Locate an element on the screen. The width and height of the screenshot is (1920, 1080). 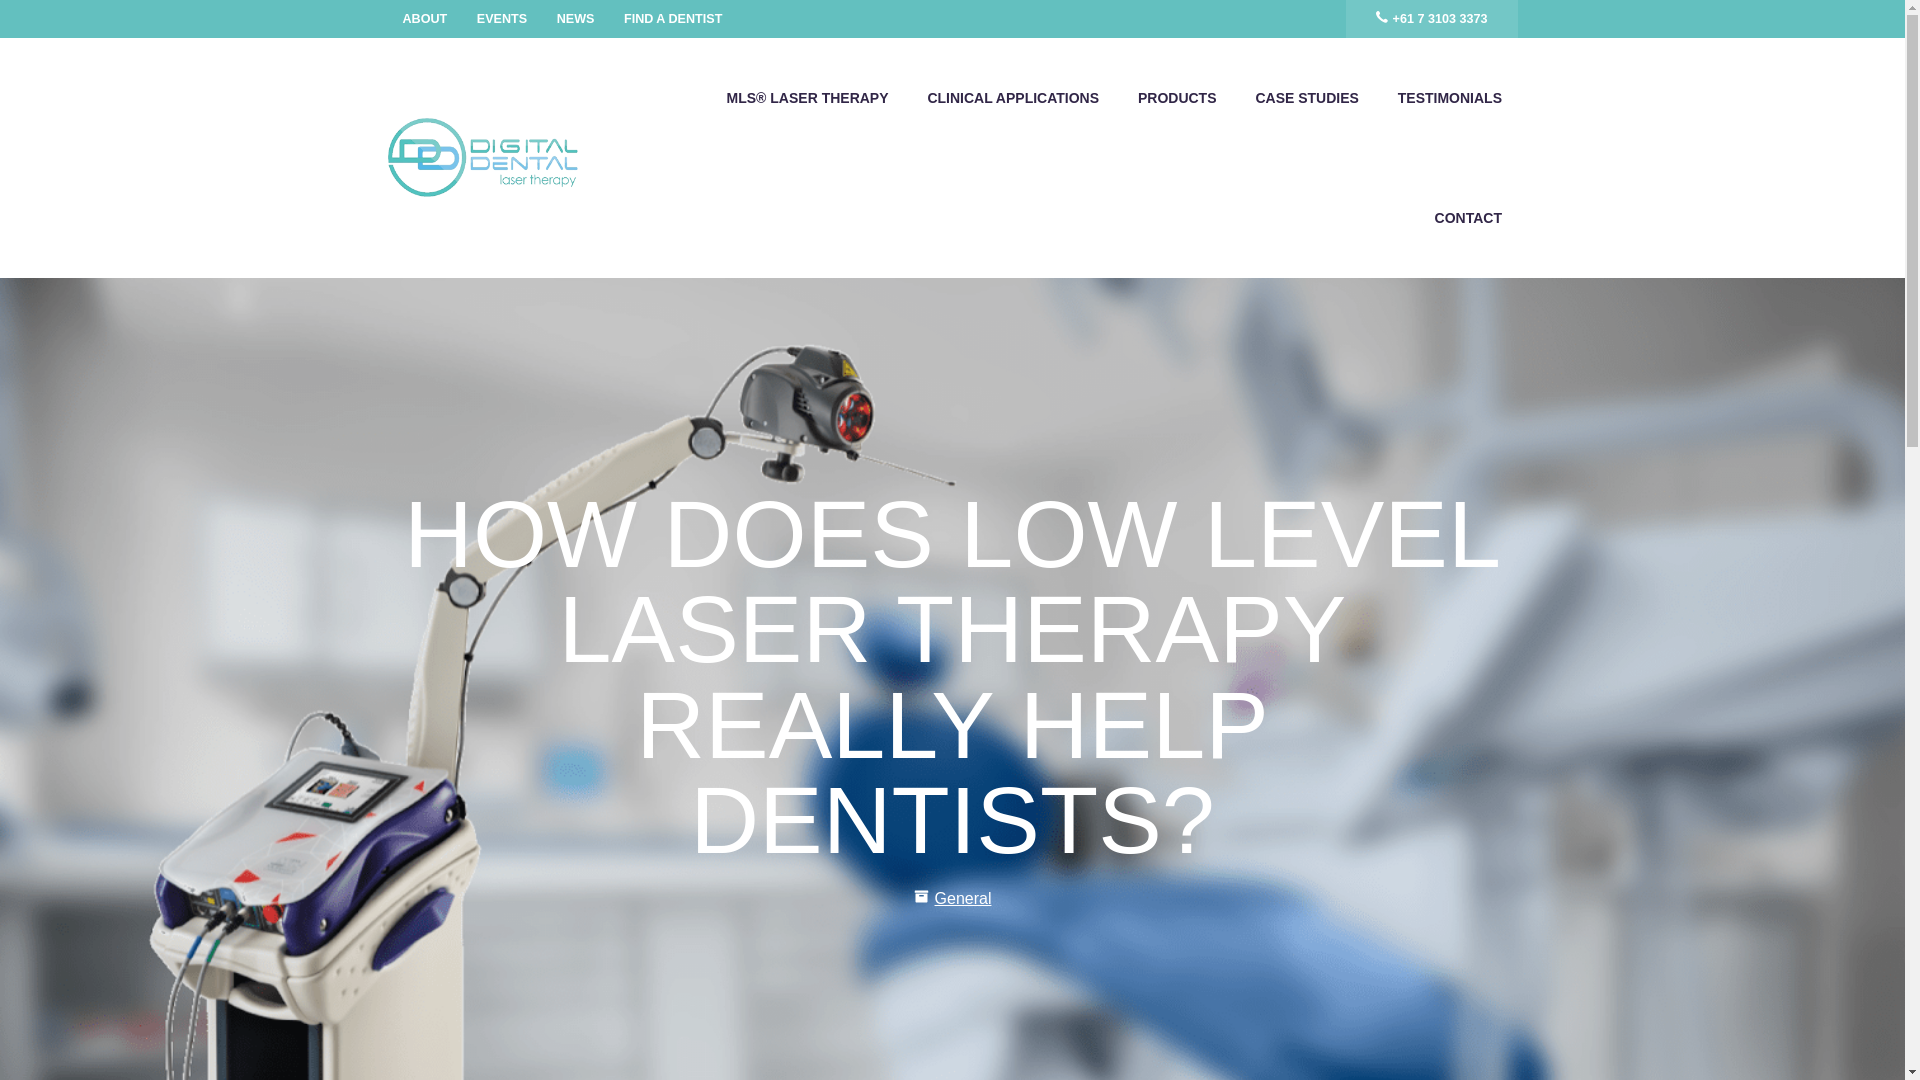
'EVENTS' is located at coordinates (502, 19).